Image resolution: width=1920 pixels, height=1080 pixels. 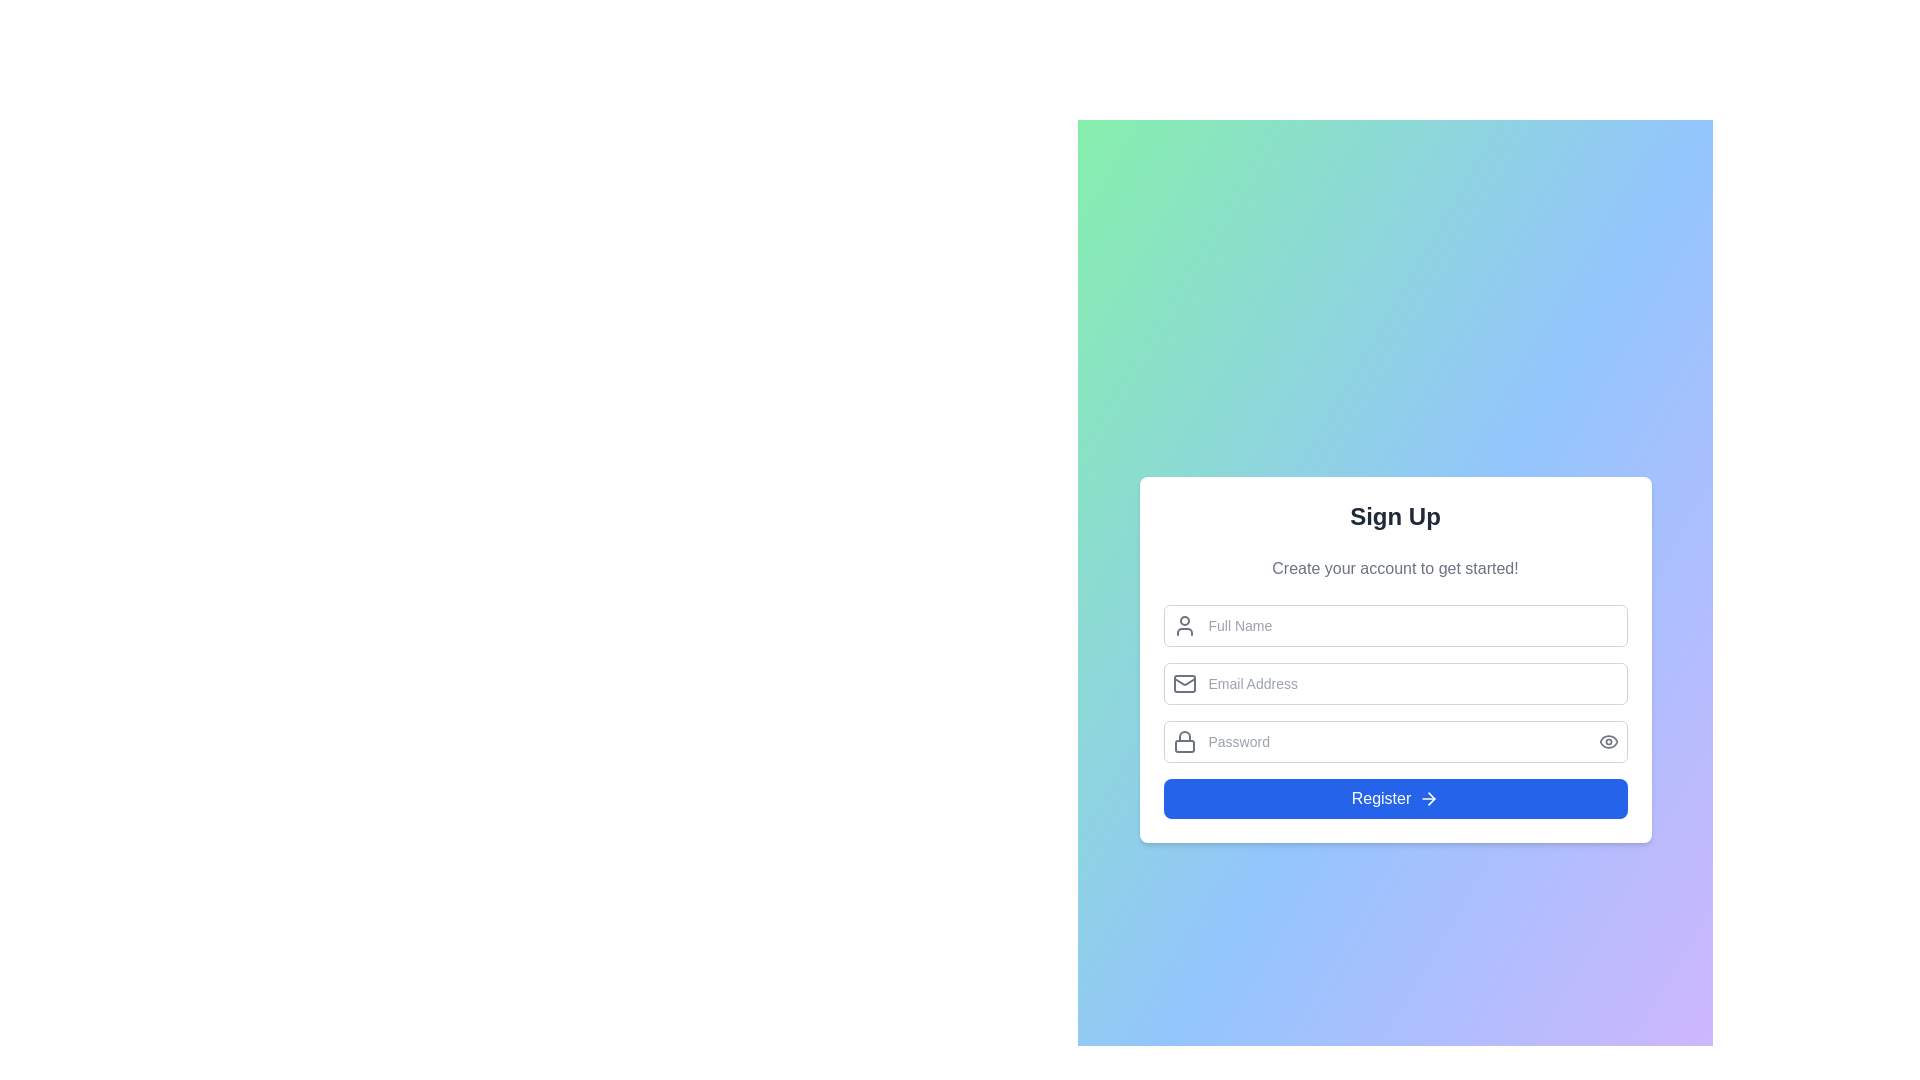 What do you see at coordinates (1394, 569) in the screenshot?
I see `the instructional label that prompts the user to begin the account creation process, located below the 'Sign Up' heading and above the input fields` at bounding box center [1394, 569].